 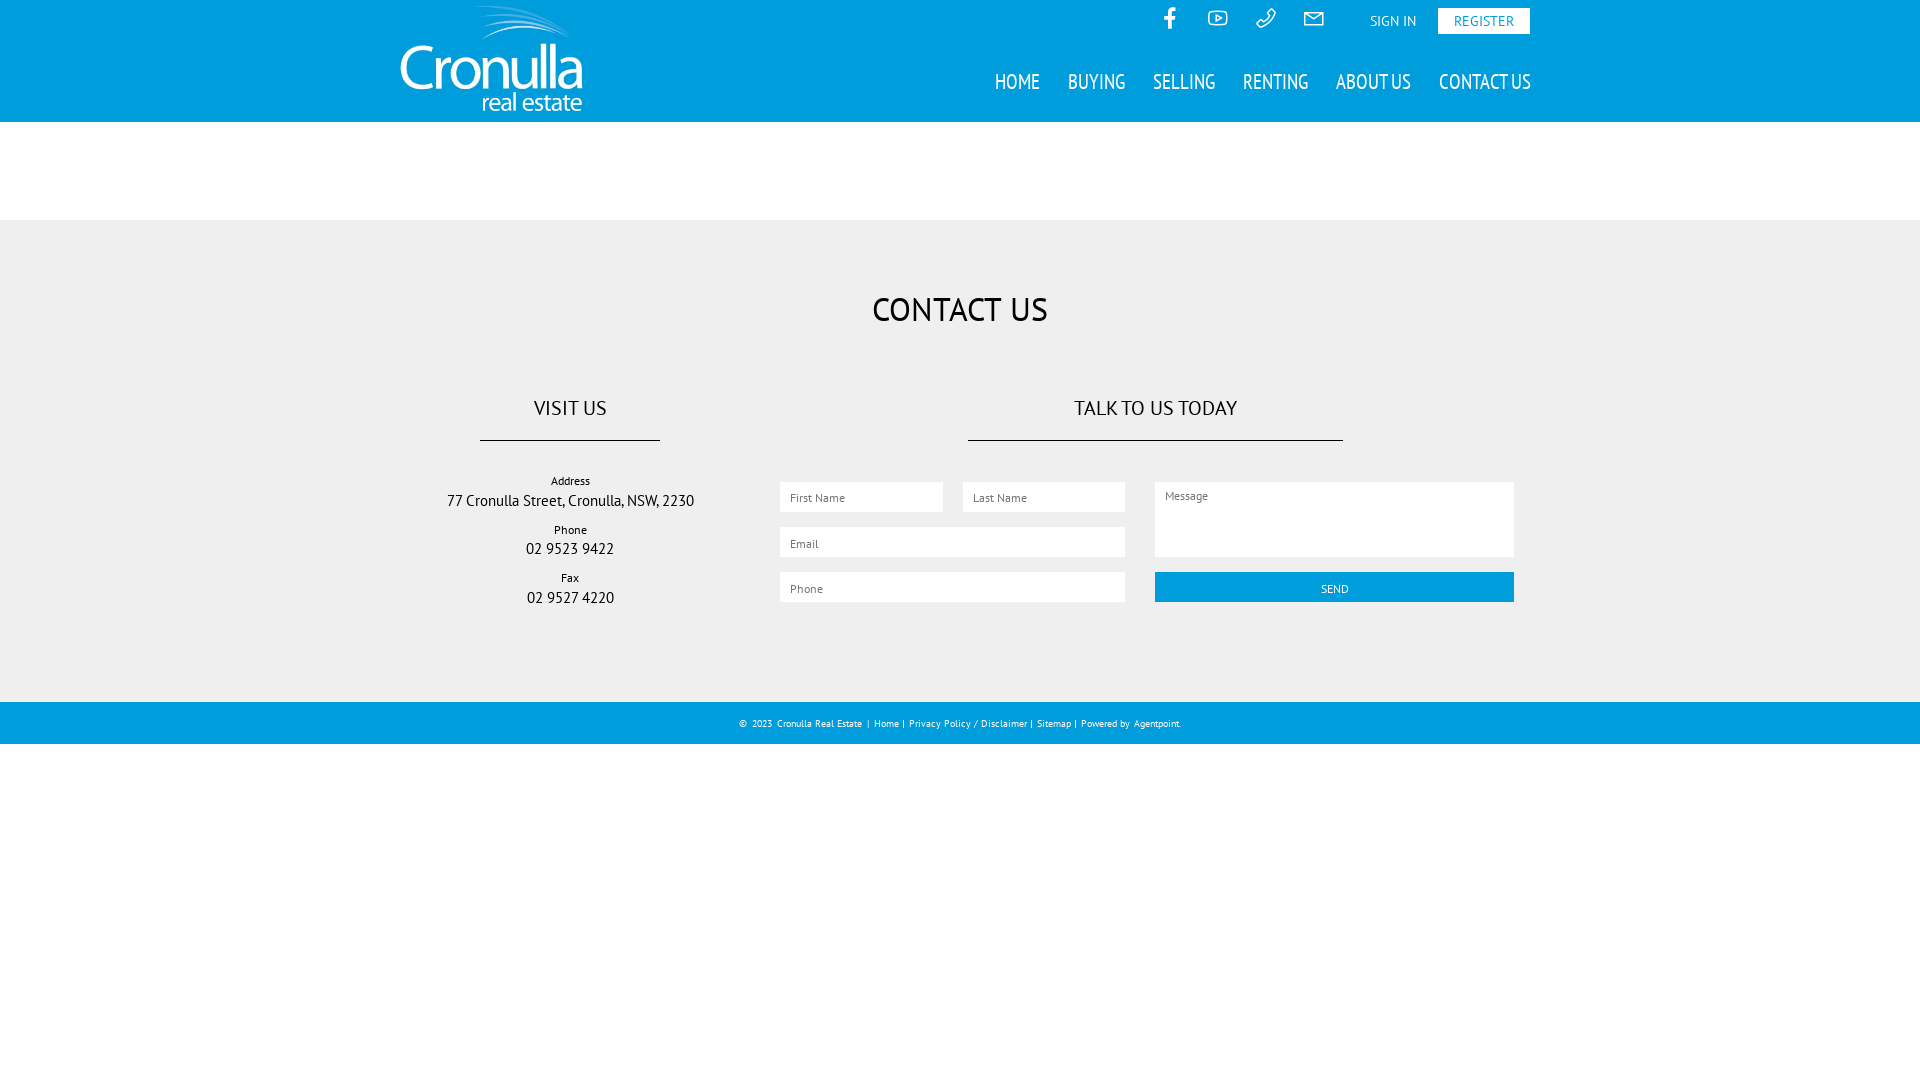 I want to click on 'Home', so click(x=873, y=723).